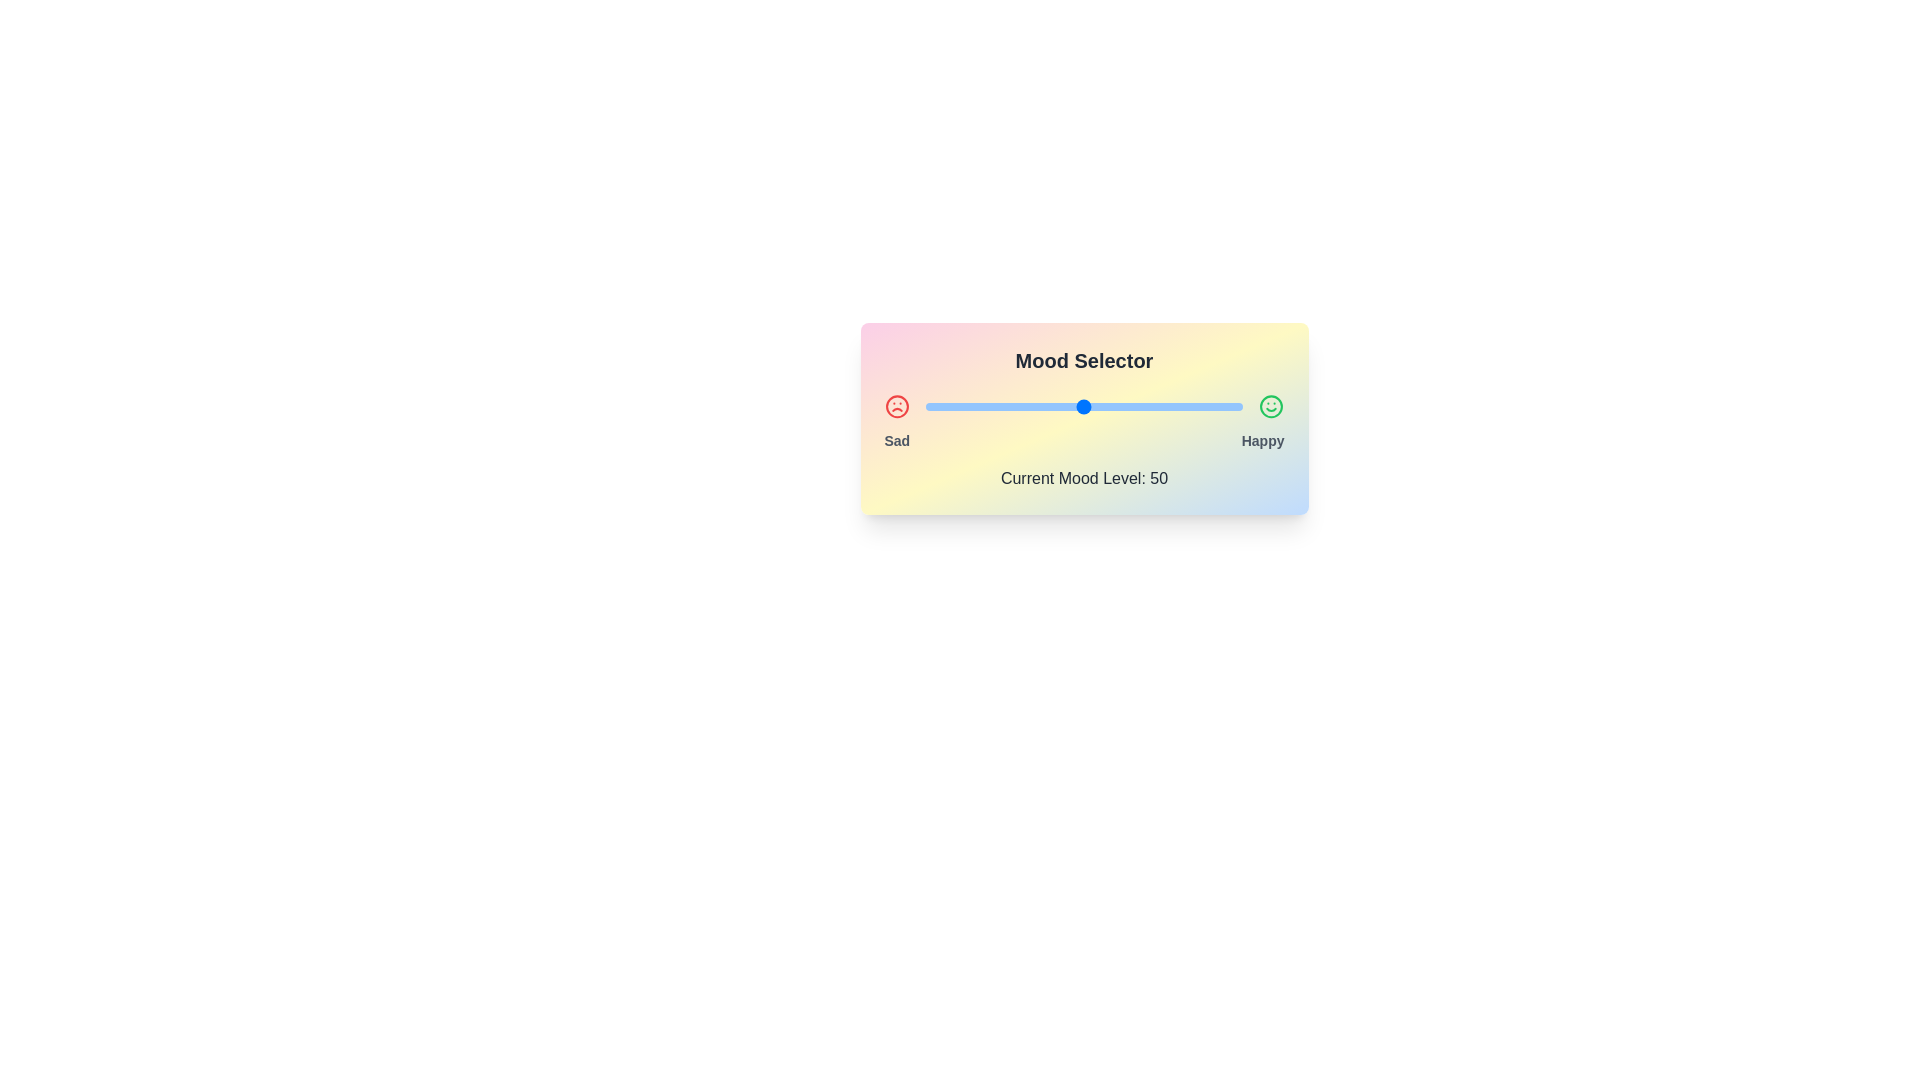 This screenshot has height=1080, width=1920. What do you see at coordinates (1080, 406) in the screenshot?
I see `the mood level to 49 by interacting with the slider` at bounding box center [1080, 406].